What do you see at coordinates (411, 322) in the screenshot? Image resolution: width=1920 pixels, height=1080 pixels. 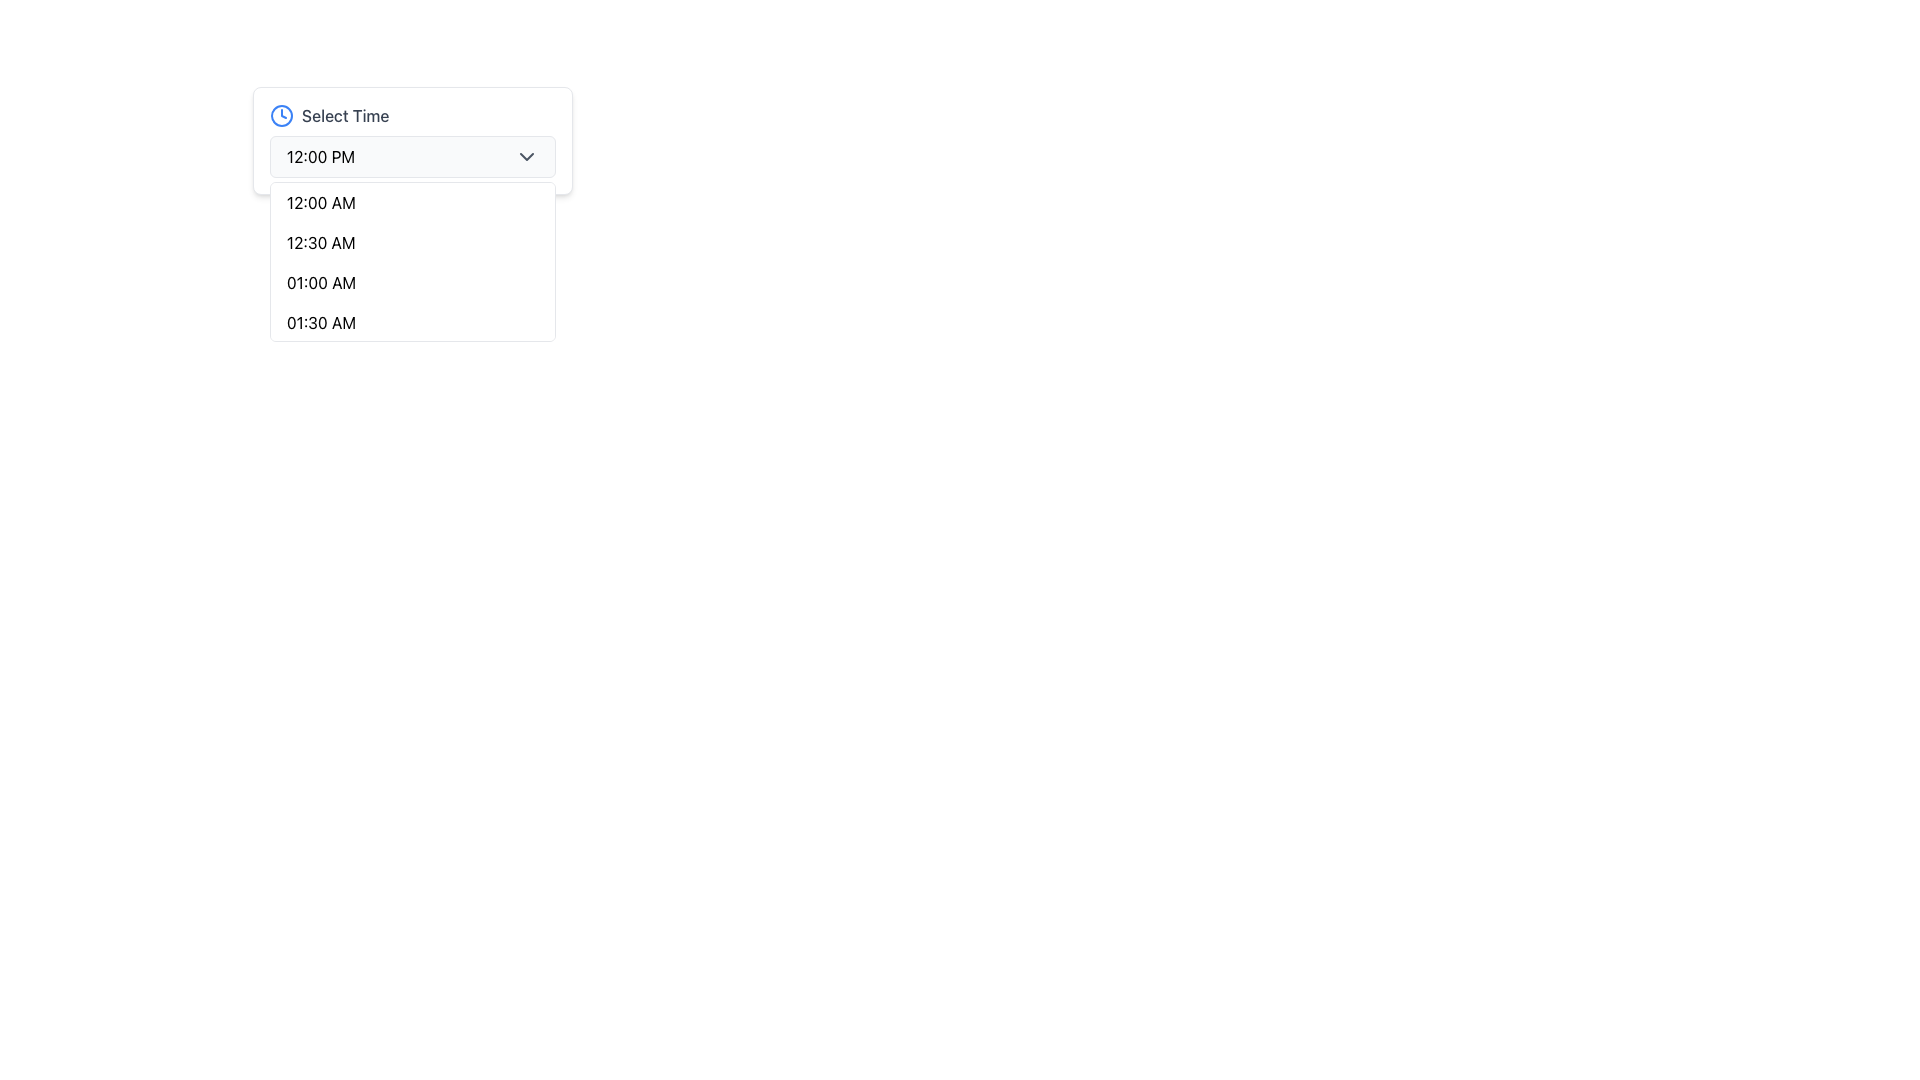 I see `the fourth option in the dropdown menu` at bounding box center [411, 322].